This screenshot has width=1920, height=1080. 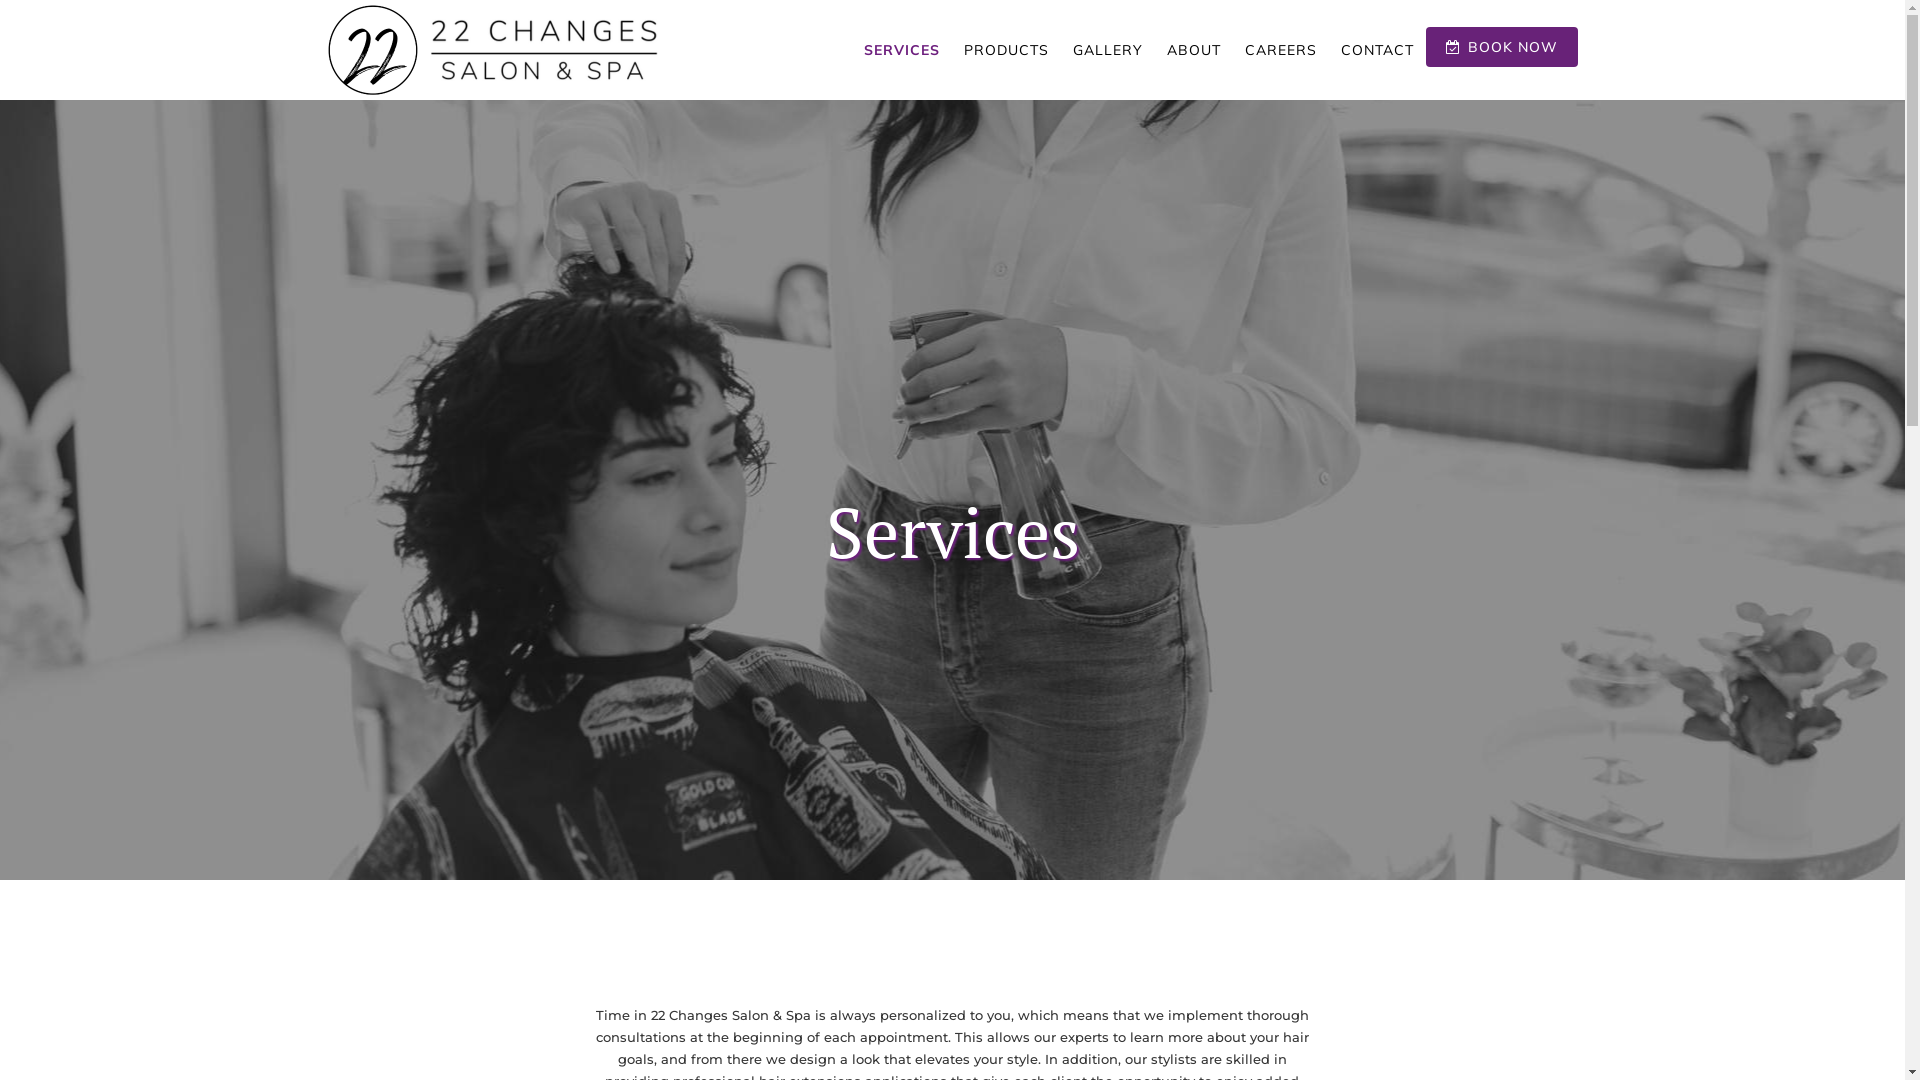 I want to click on 'GALLERY', so click(x=1106, y=49).